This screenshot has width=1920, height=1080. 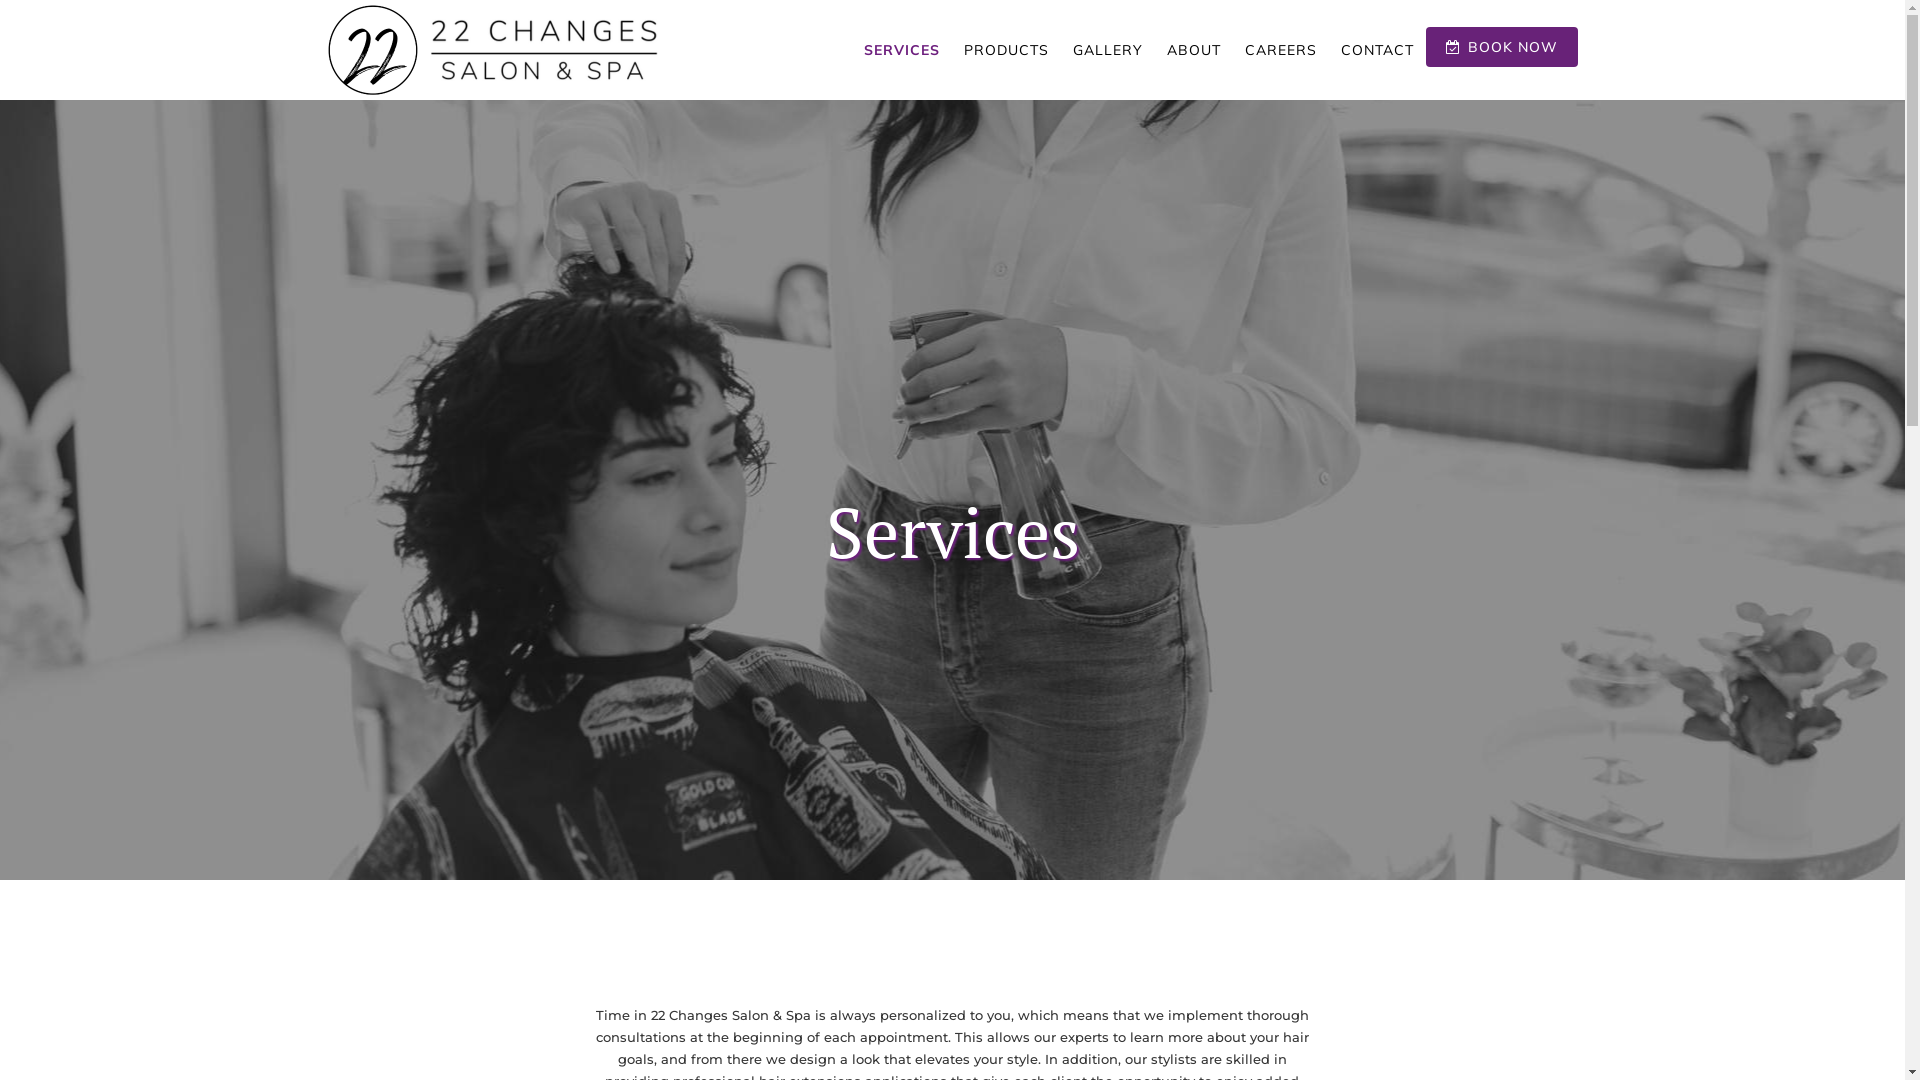 I want to click on 'GALLERY', so click(x=1106, y=49).